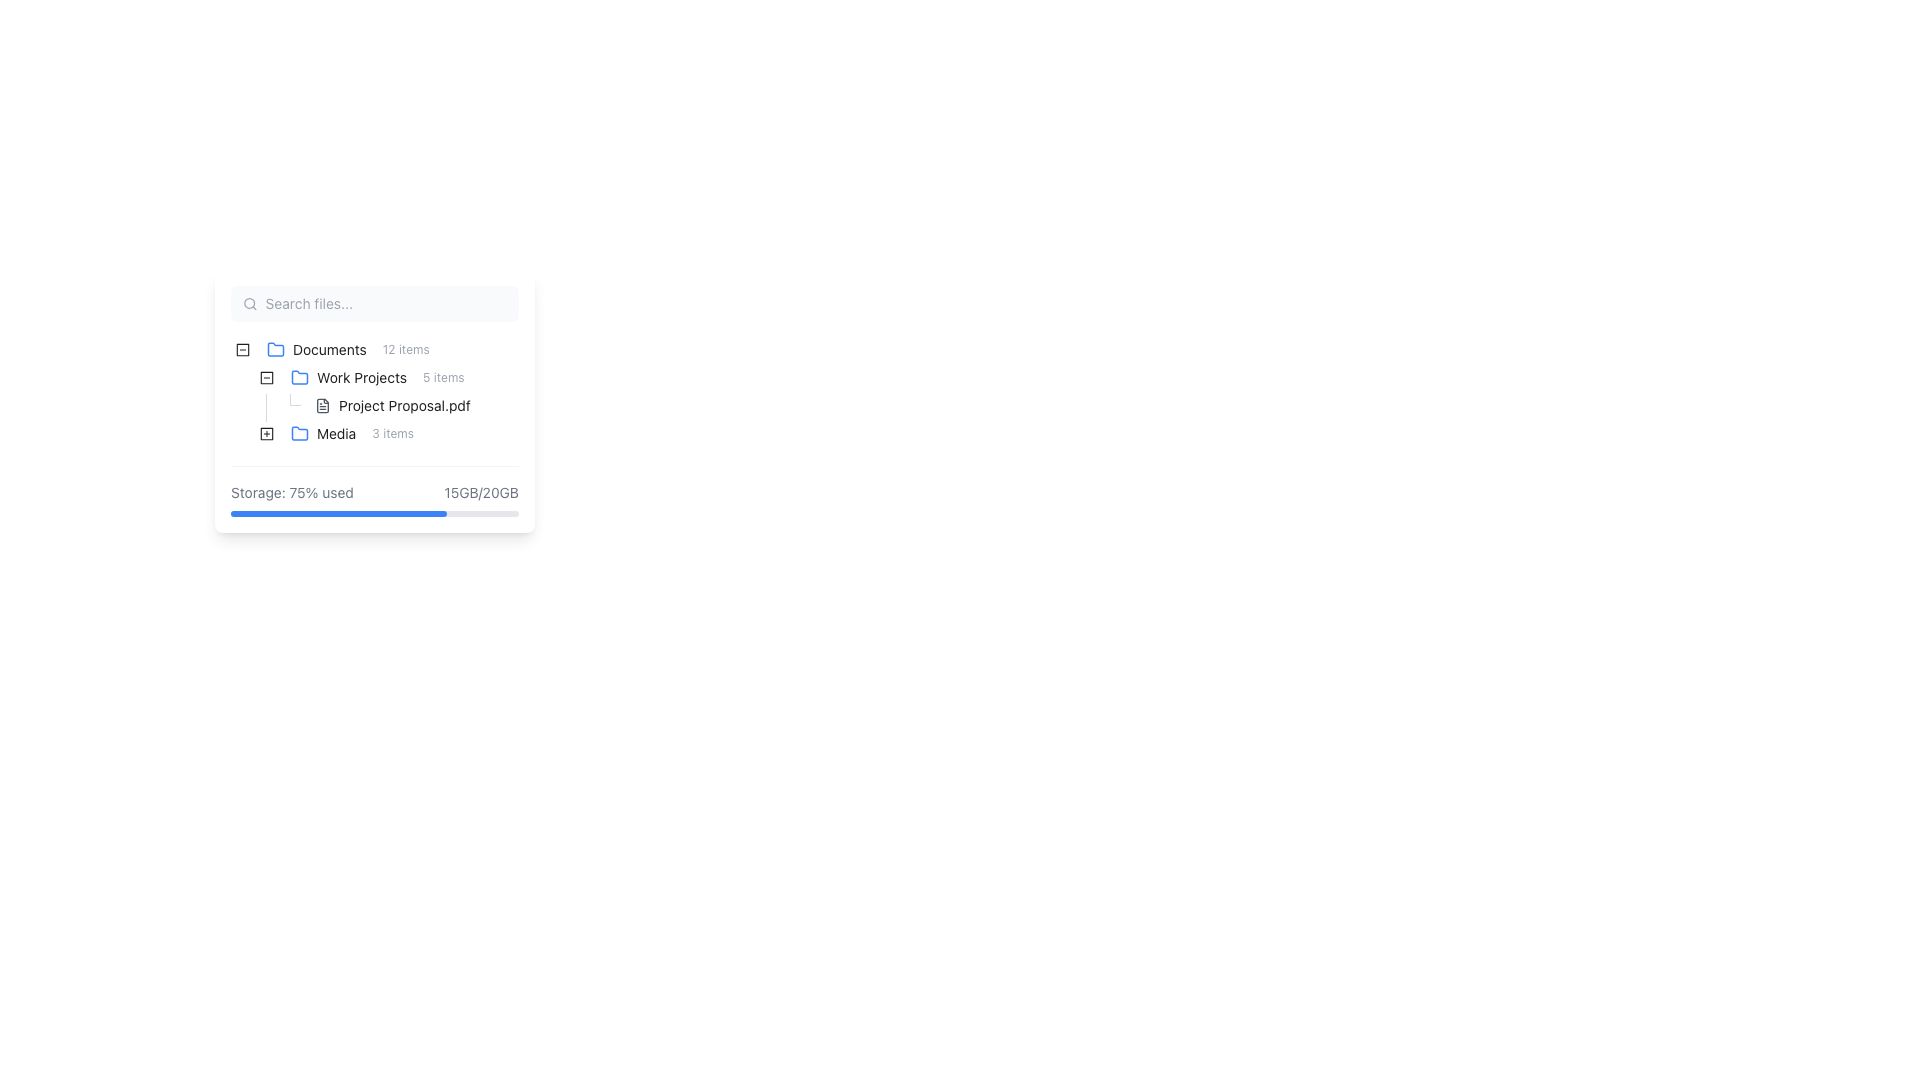 The height and width of the screenshot is (1080, 1920). I want to click on the 'Documents' tree item, so click(348, 349).